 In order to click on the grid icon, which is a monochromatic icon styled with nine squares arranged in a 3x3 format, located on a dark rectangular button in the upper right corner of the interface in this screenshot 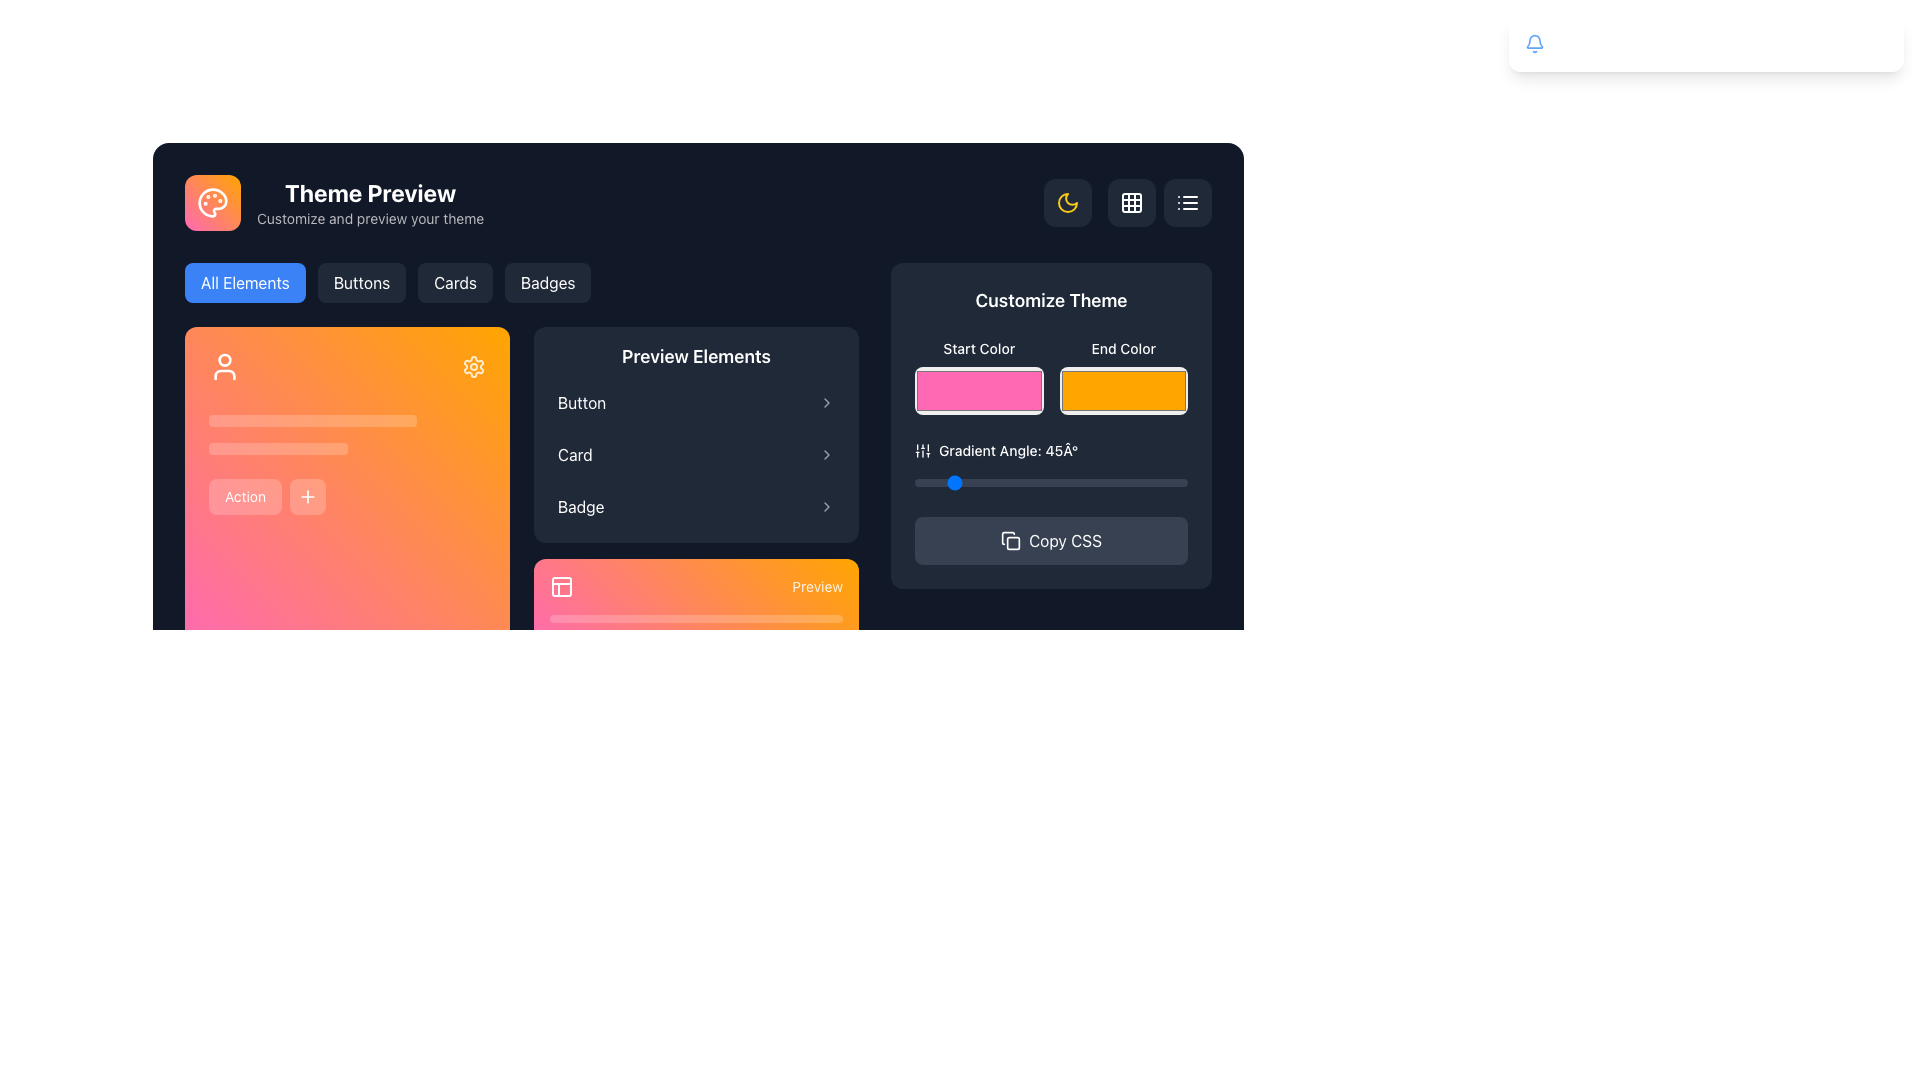, I will do `click(1132, 203)`.